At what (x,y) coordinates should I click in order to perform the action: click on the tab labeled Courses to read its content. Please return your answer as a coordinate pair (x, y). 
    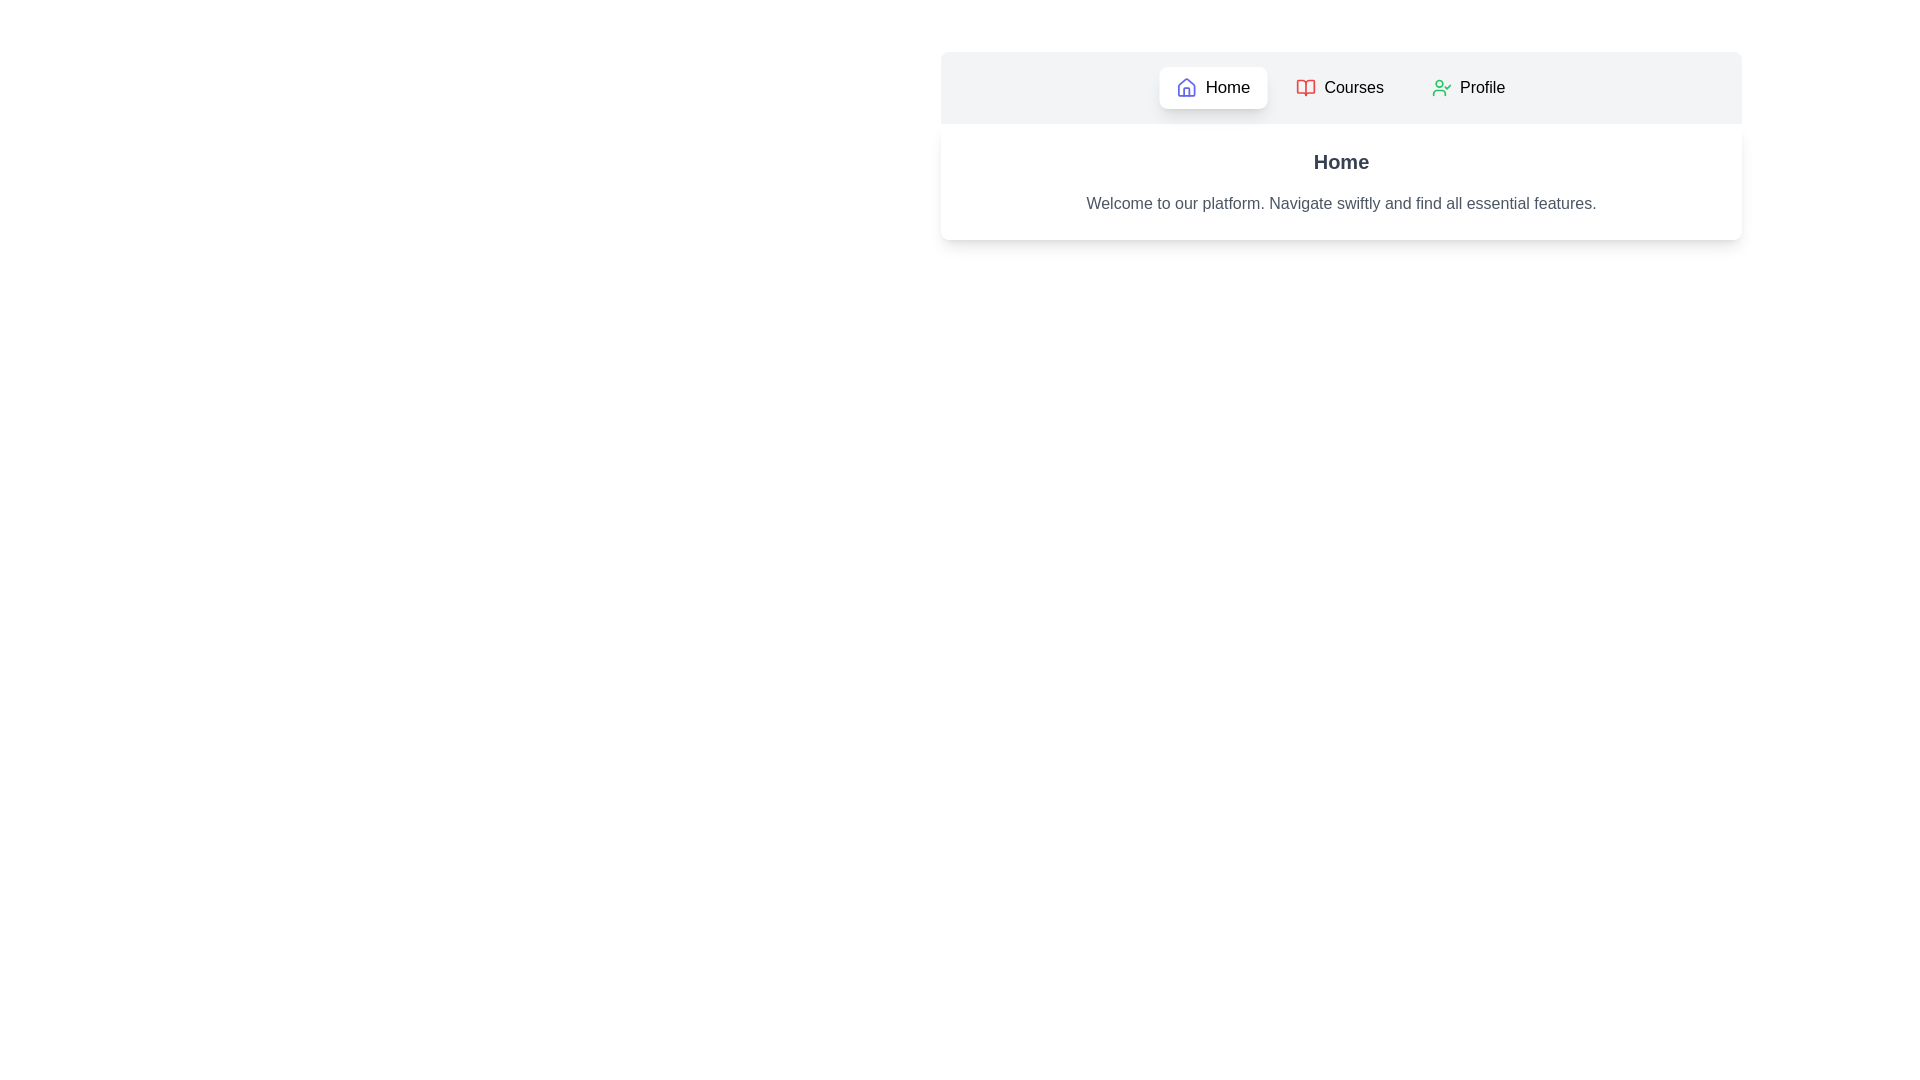
    Looking at the image, I should click on (1339, 87).